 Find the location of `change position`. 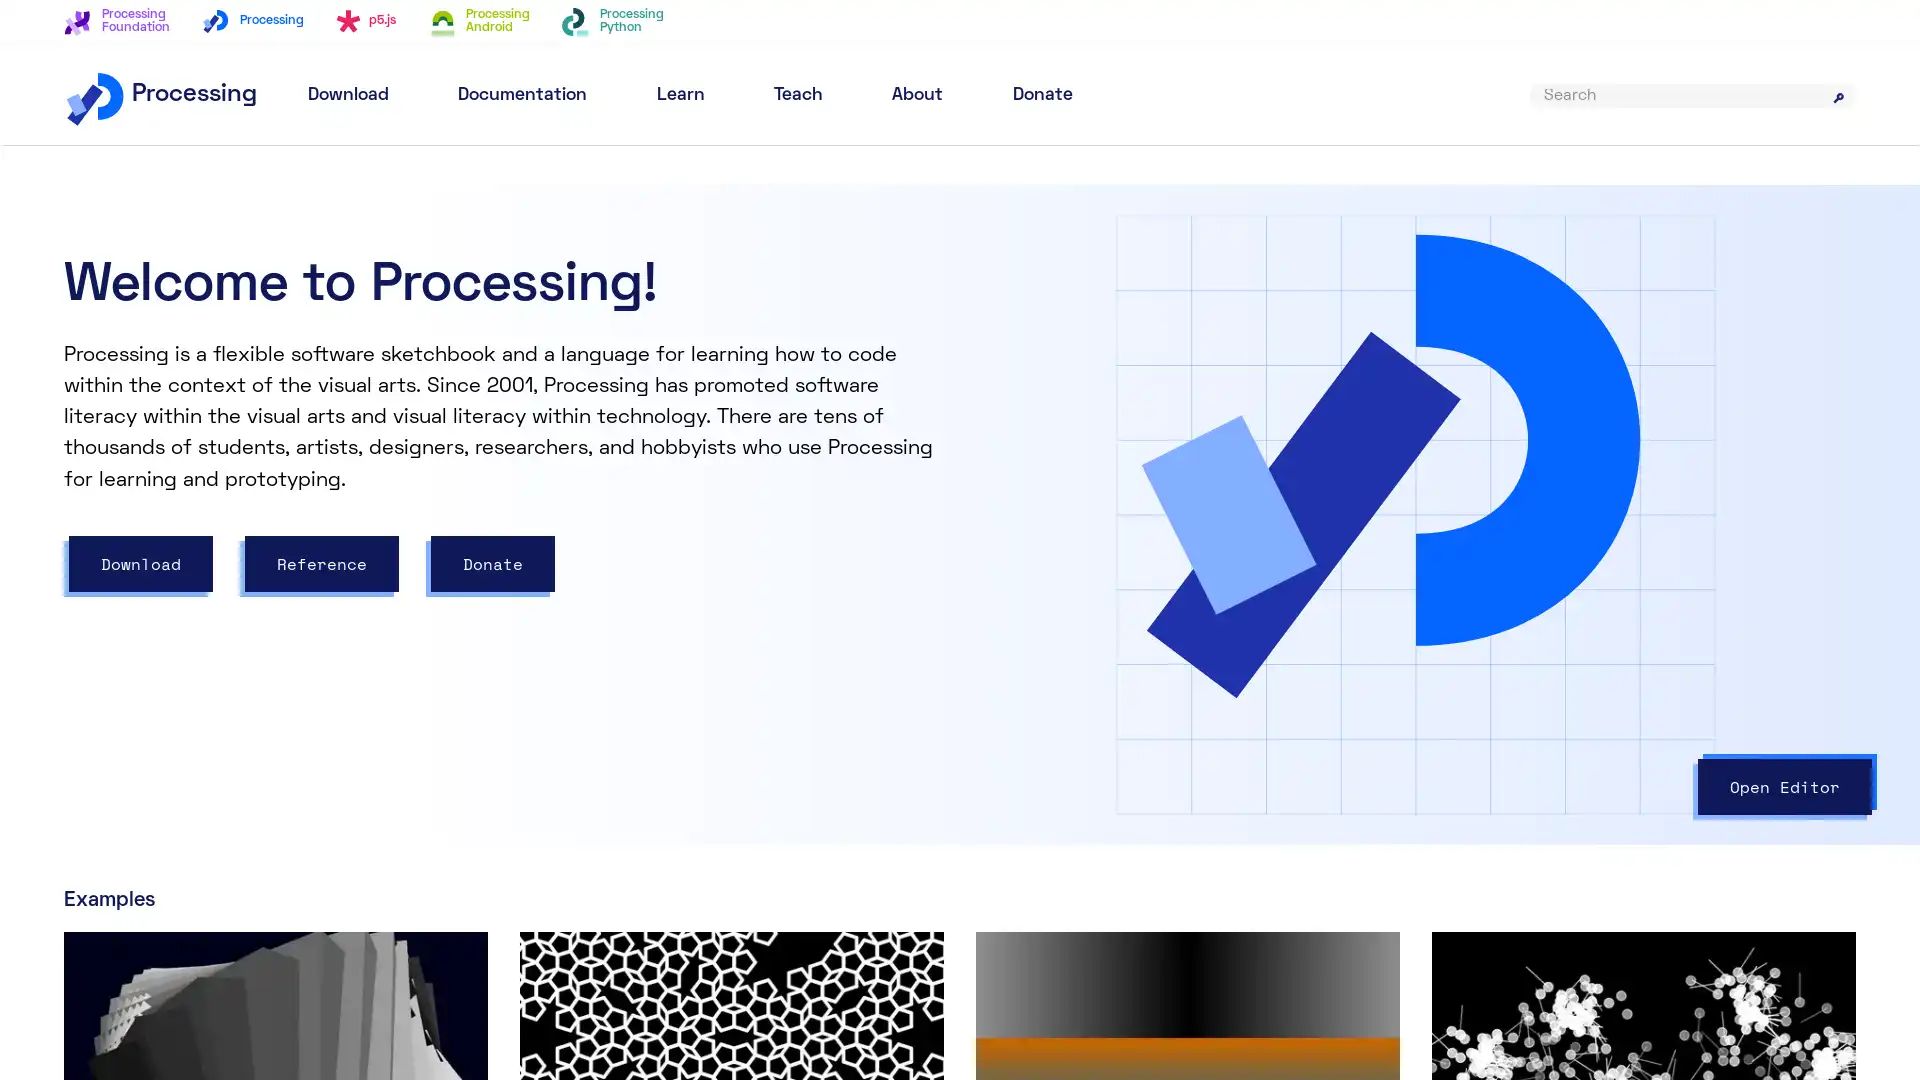

change position is located at coordinates (1184, 663).